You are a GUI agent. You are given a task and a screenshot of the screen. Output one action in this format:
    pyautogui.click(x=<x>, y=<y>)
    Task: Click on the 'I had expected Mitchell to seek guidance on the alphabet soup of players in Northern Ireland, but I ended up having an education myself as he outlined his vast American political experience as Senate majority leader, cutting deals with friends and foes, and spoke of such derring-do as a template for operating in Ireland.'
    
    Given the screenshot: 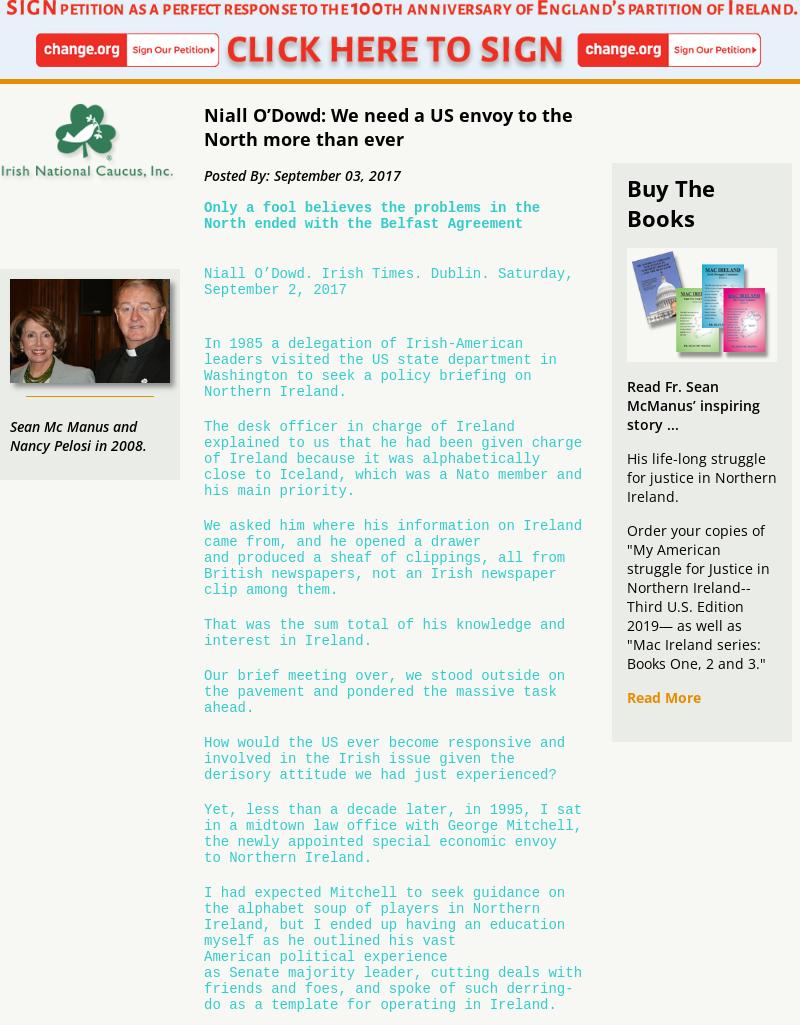 What is the action you would take?
    pyautogui.click(x=392, y=948)
    